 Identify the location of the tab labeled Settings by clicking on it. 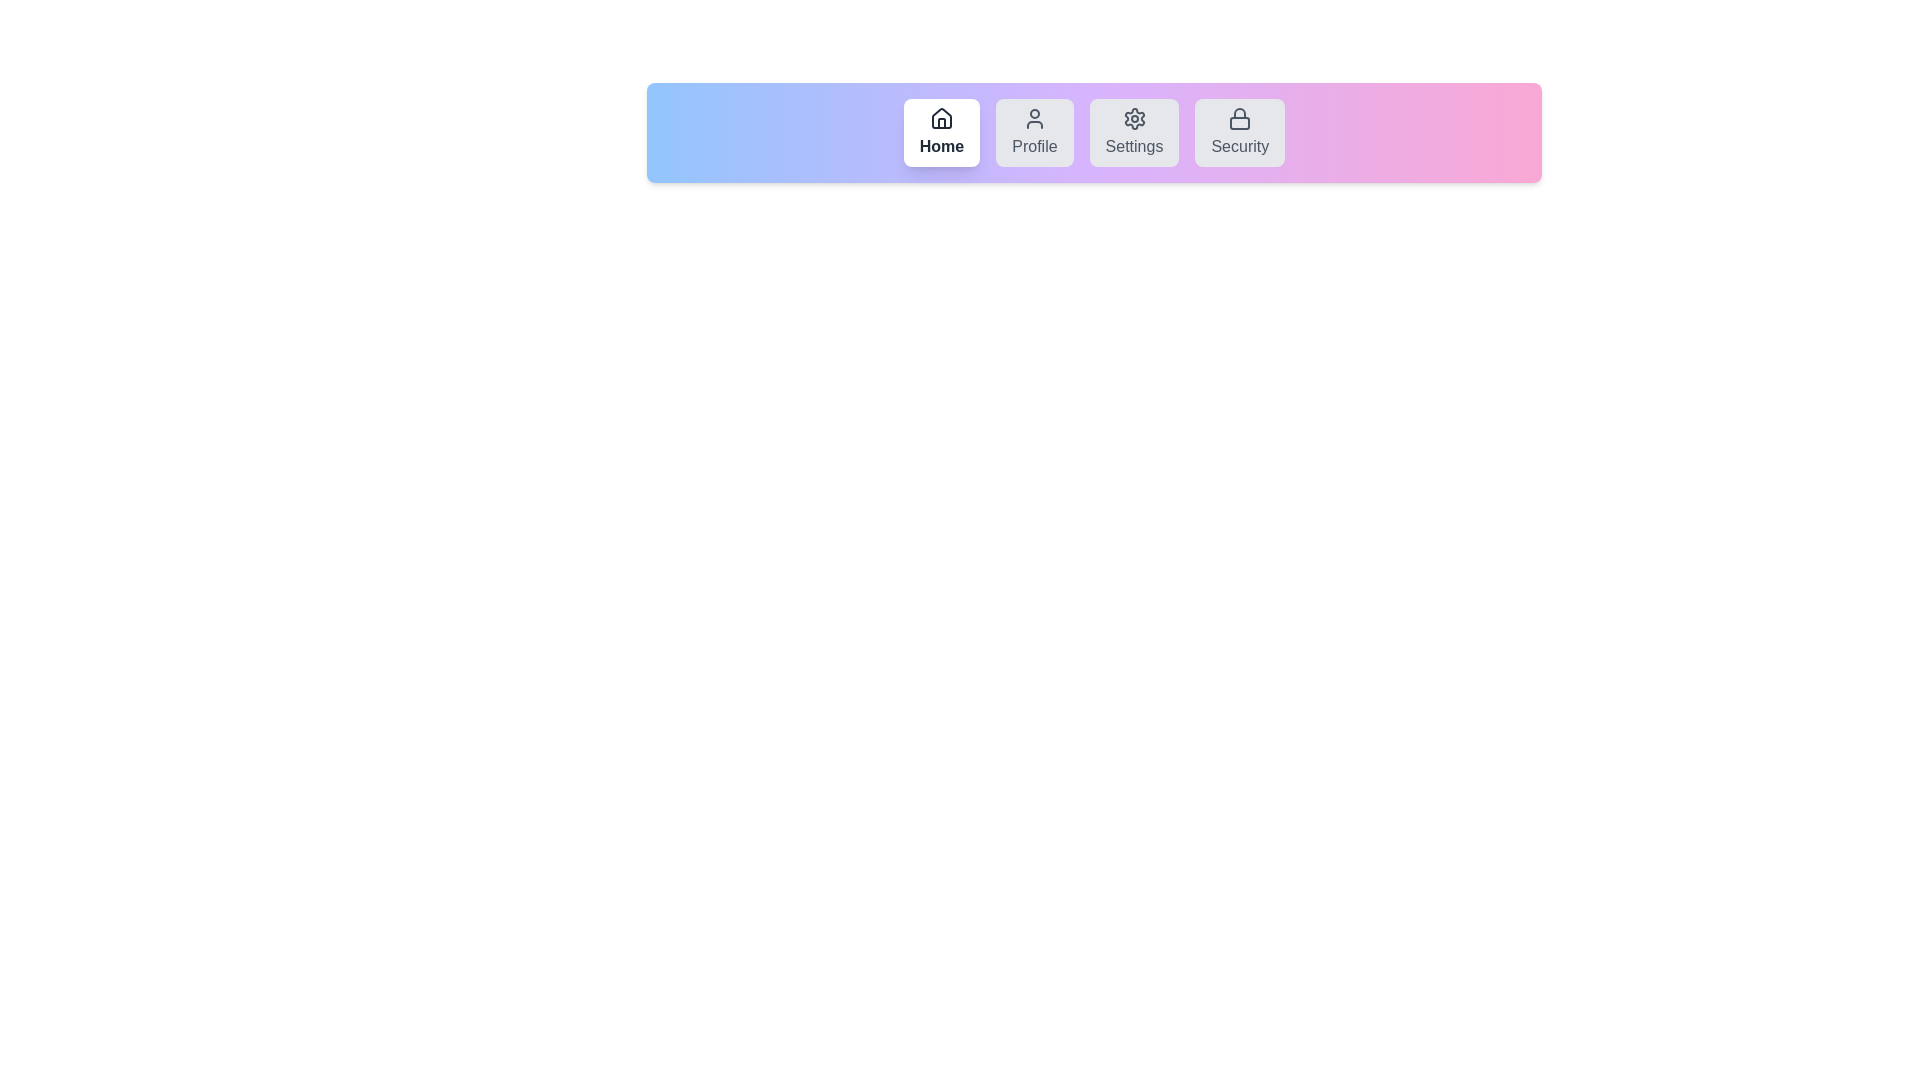
(1133, 132).